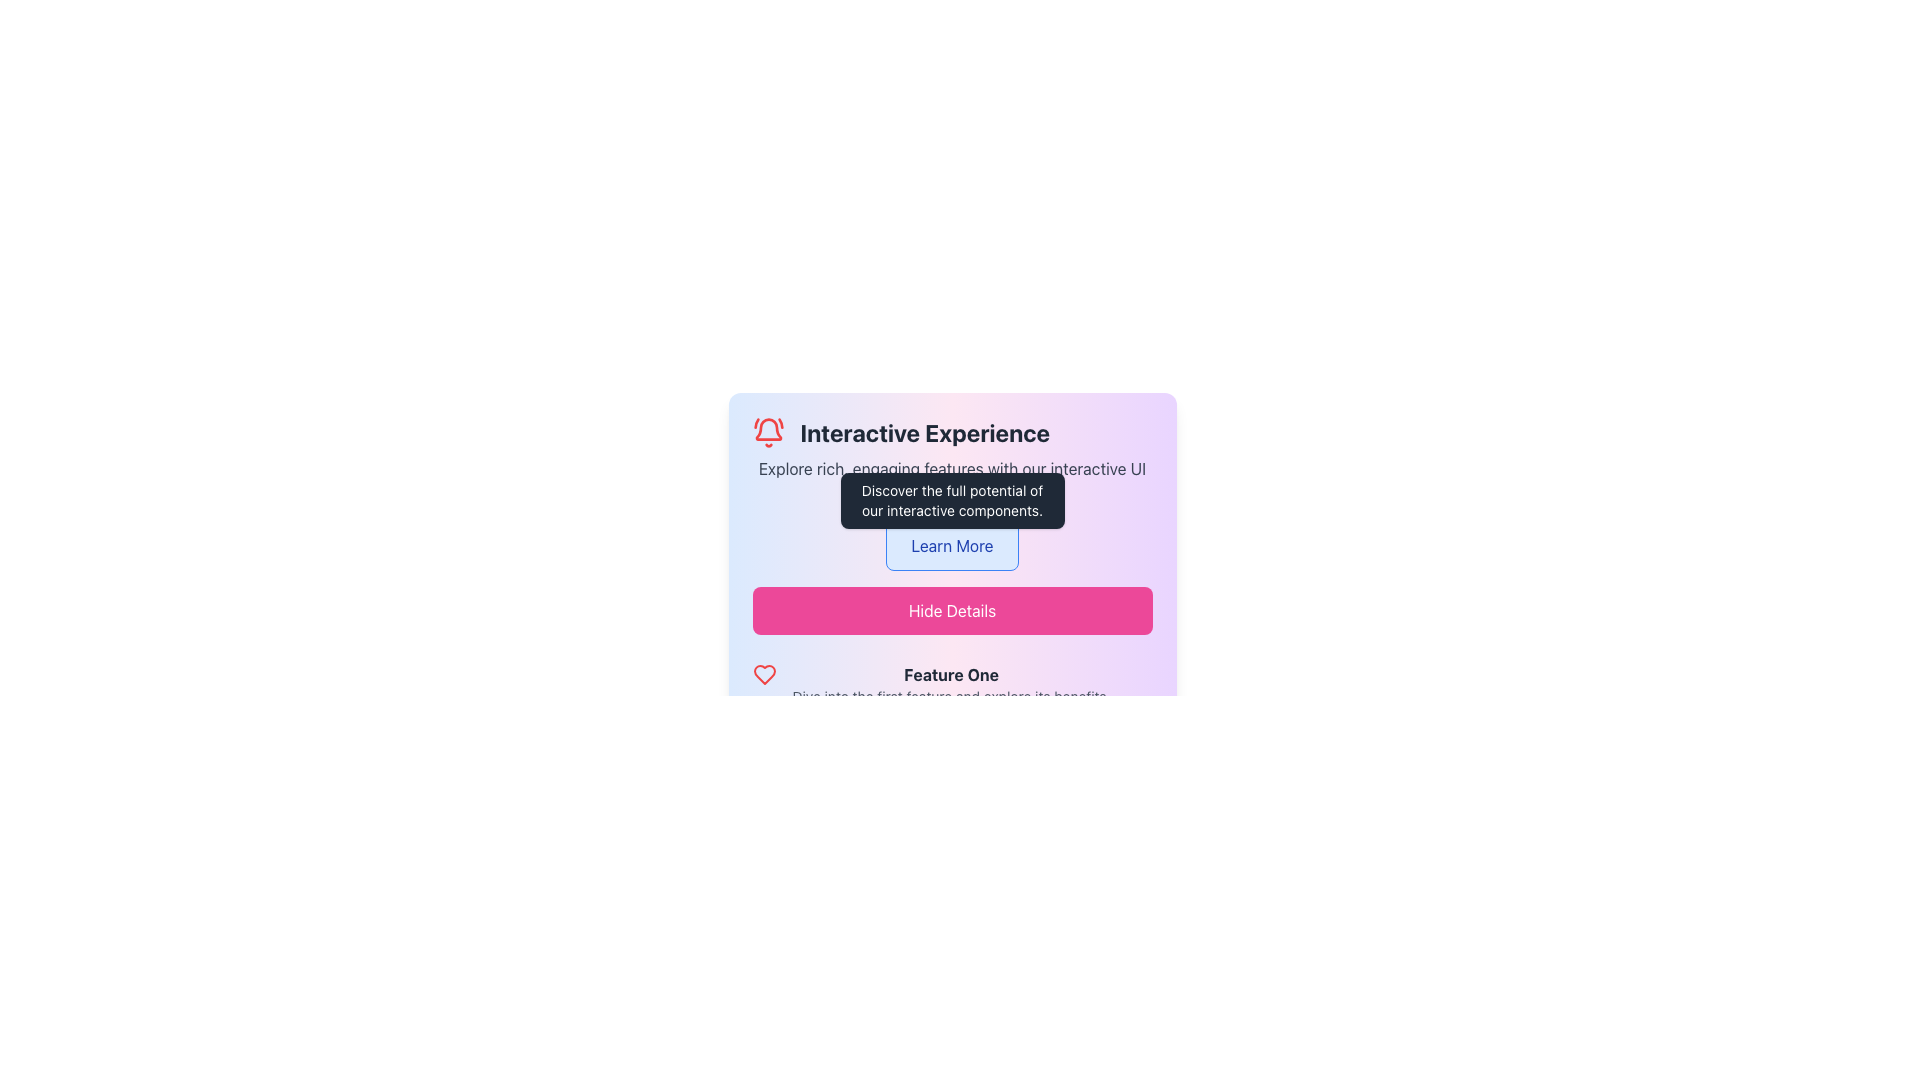 Image resolution: width=1920 pixels, height=1080 pixels. I want to click on the notification icon located at the top-left of the 'Interactive Experience' section, which serves as a visual indicator for alerts relevant to that feature, so click(767, 431).